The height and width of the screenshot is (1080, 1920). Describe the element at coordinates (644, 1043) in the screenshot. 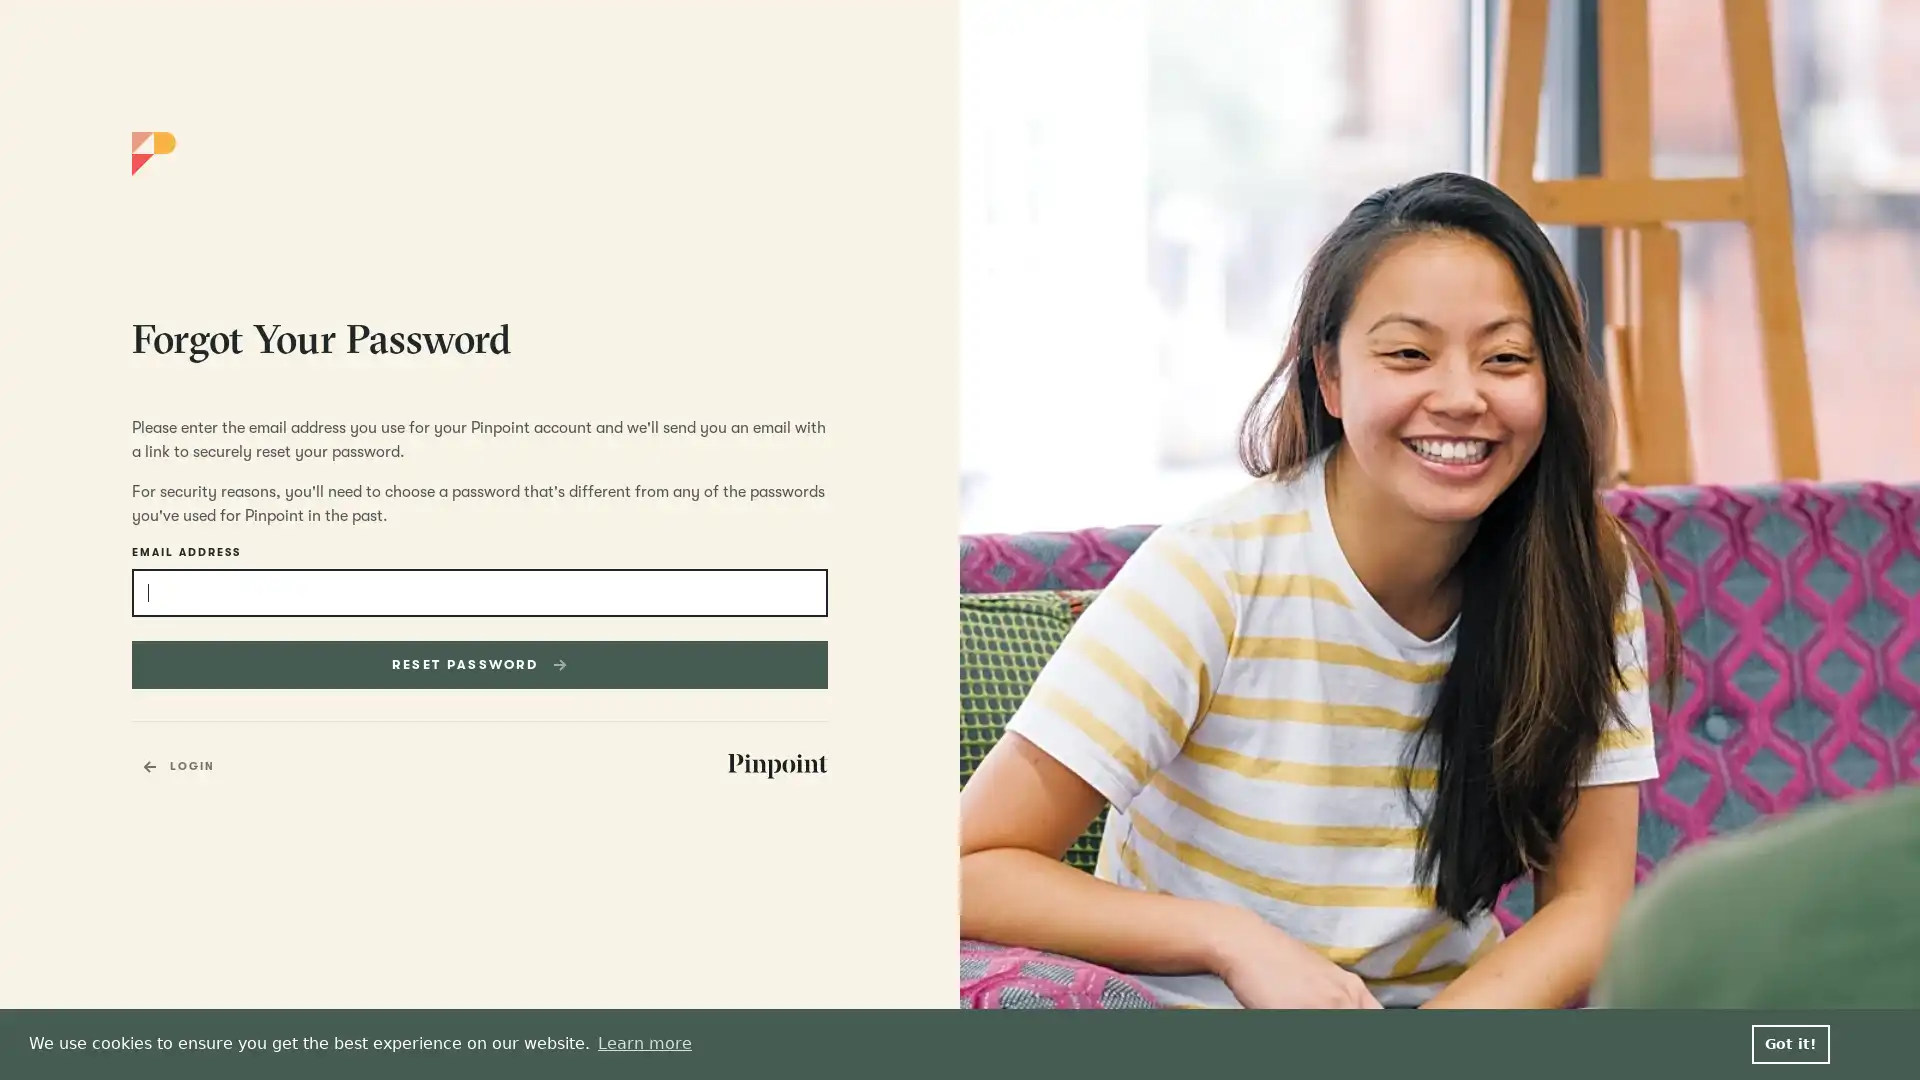

I see `learn more about cookies` at that location.